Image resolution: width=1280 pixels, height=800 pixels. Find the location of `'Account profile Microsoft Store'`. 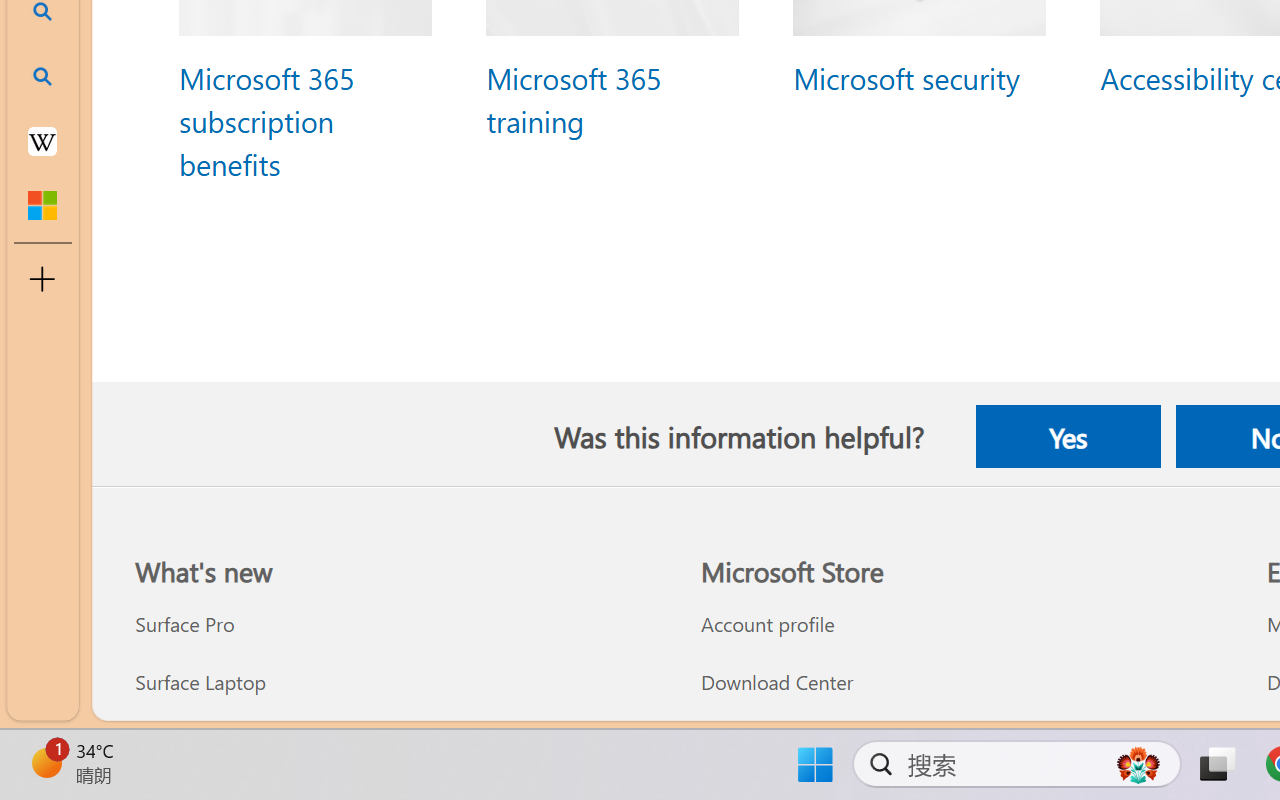

'Account profile Microsoft Store' is located at coordinates (766, 624).